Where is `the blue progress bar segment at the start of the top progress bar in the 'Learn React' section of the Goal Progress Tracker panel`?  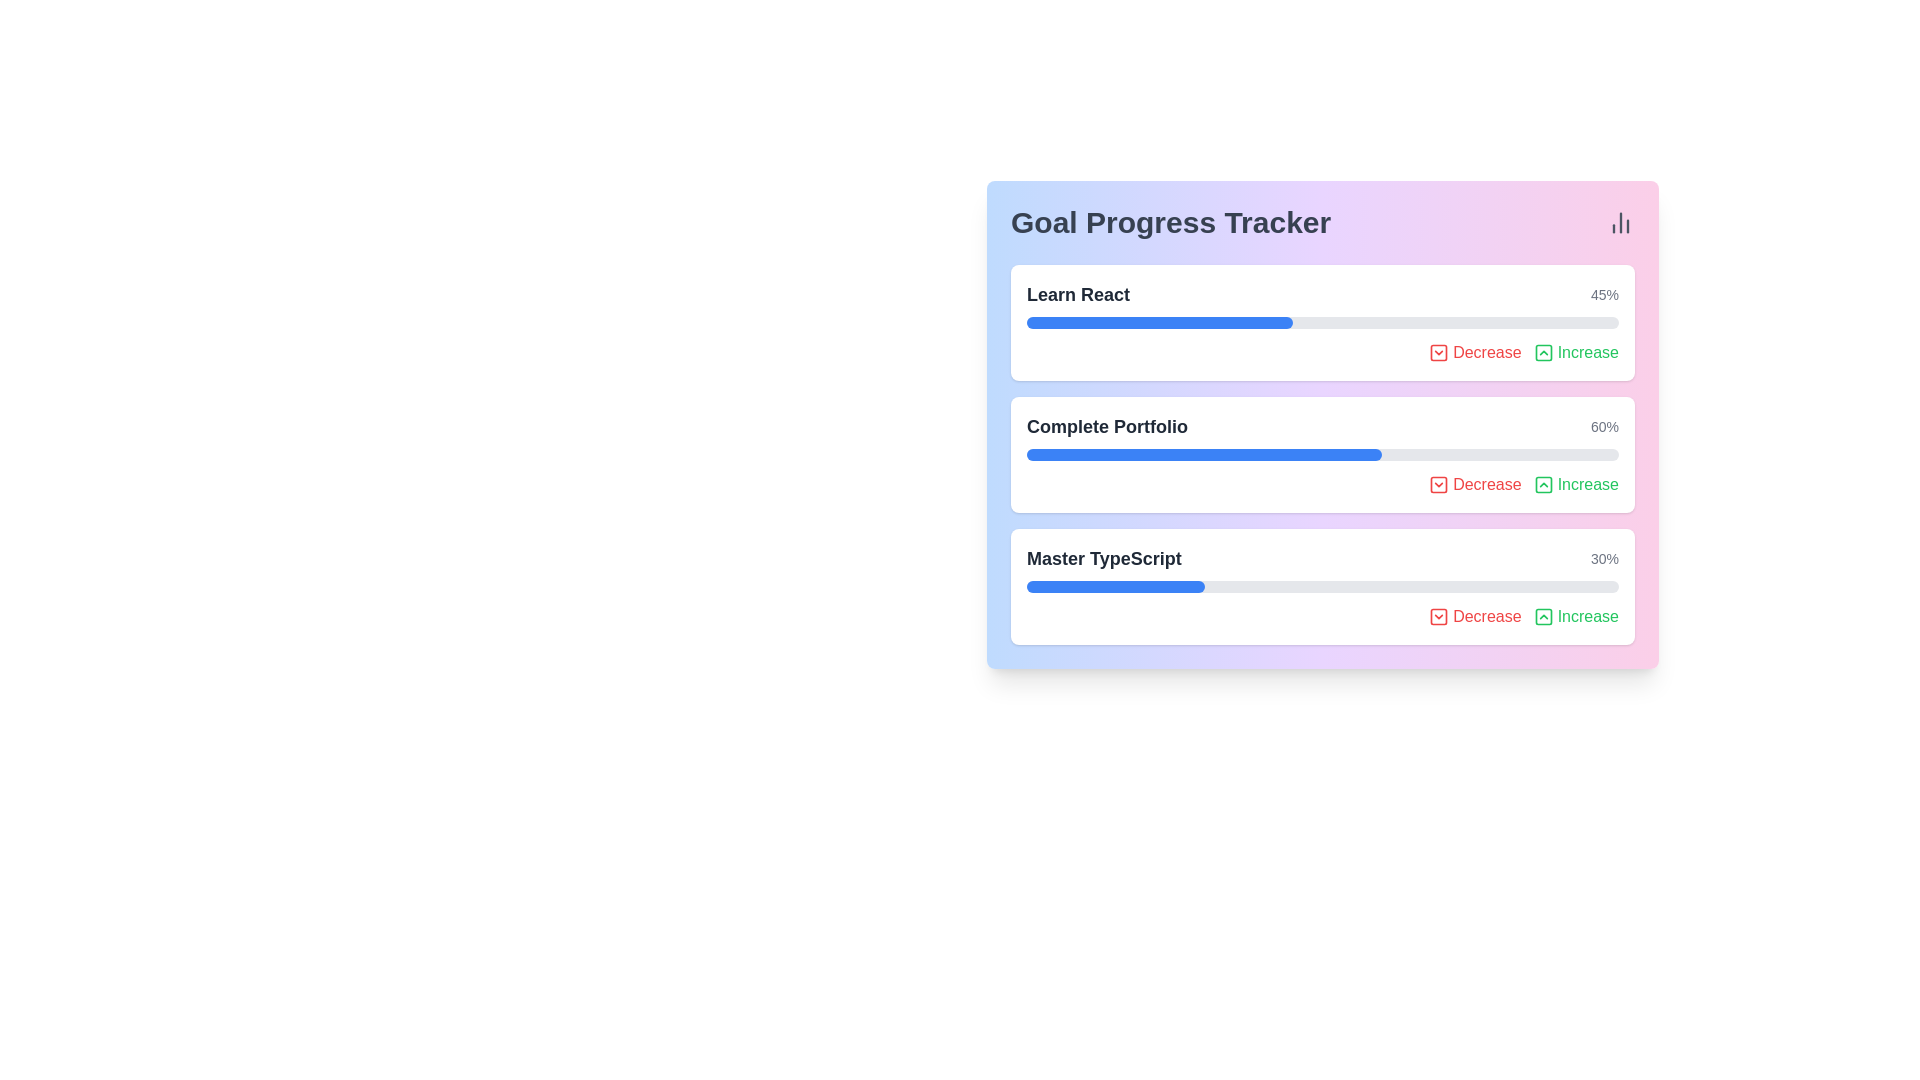 the blue progress bar segment at the start of the top progress bar in the 'Learn React' section of the Goal Progress Tracker panel is located at coordinates (1160, 322).